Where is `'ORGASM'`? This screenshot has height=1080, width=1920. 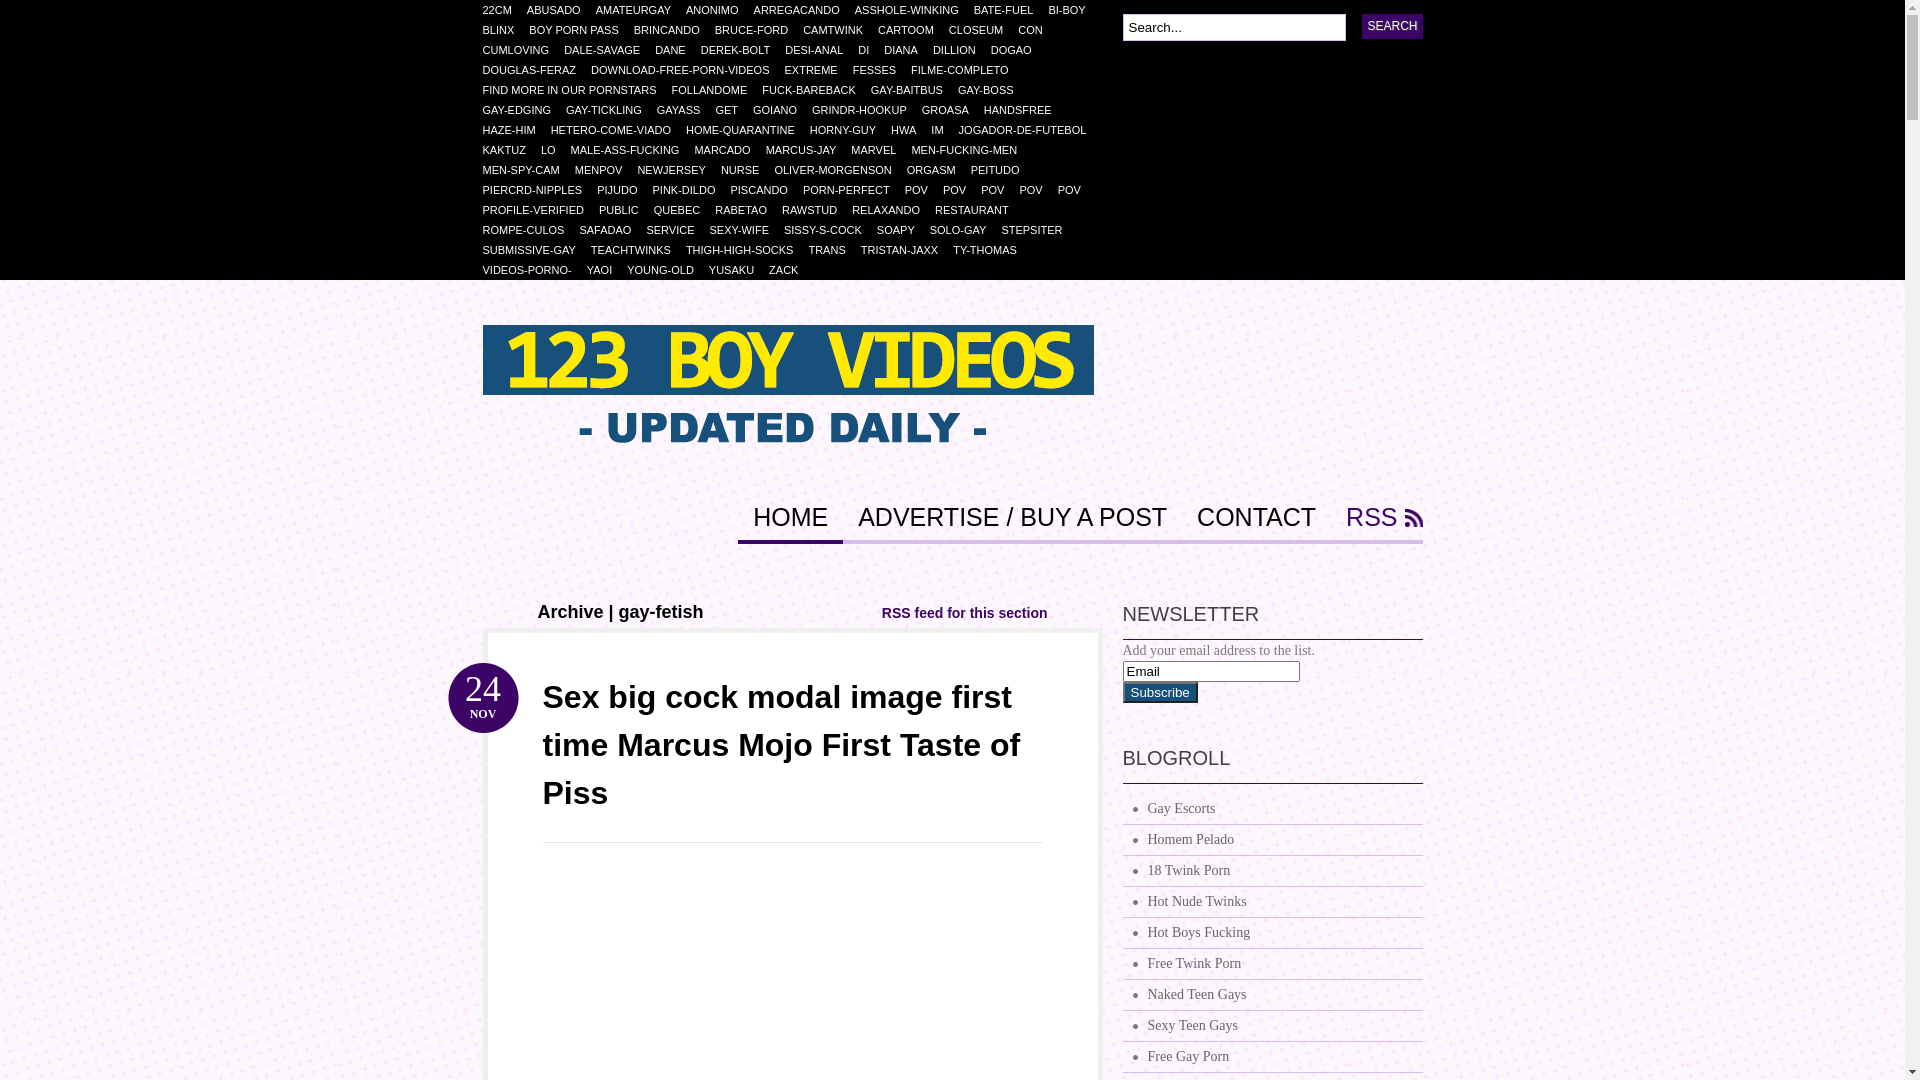 'ORGASM' is located at coordinates (938, 168).